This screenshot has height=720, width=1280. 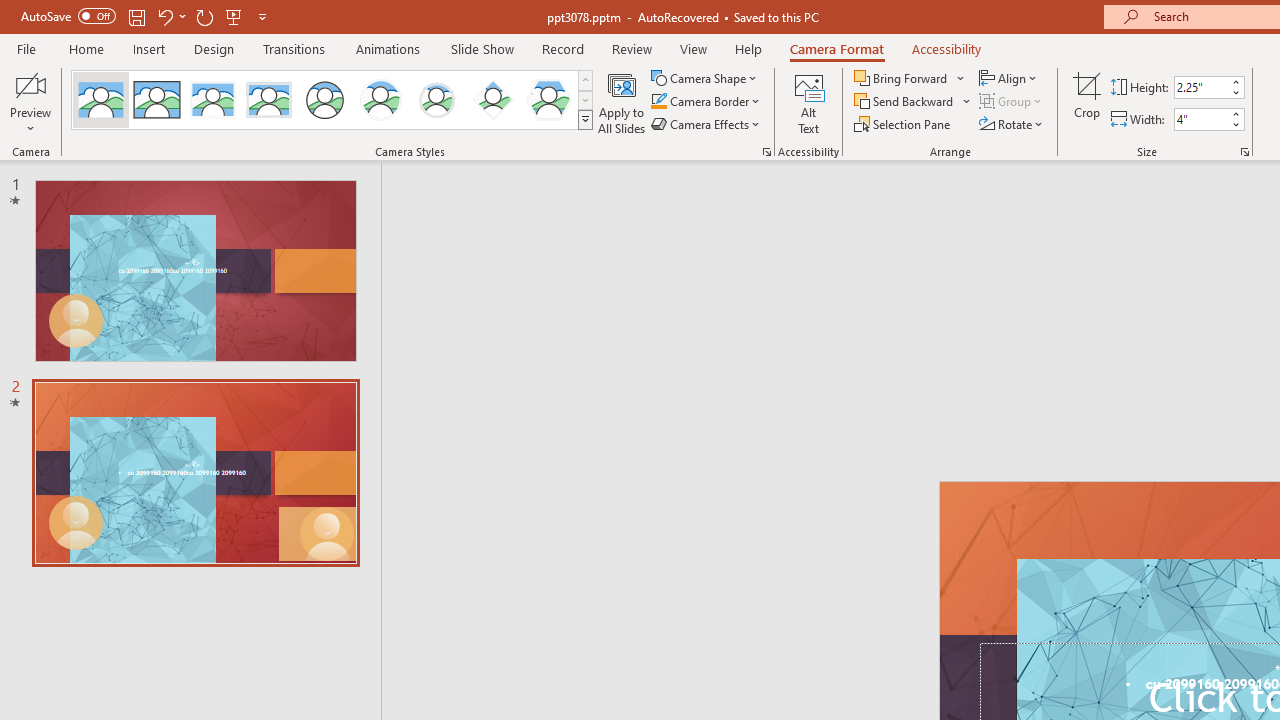 I want to click on 'Group', so click(x=1012, y=101).